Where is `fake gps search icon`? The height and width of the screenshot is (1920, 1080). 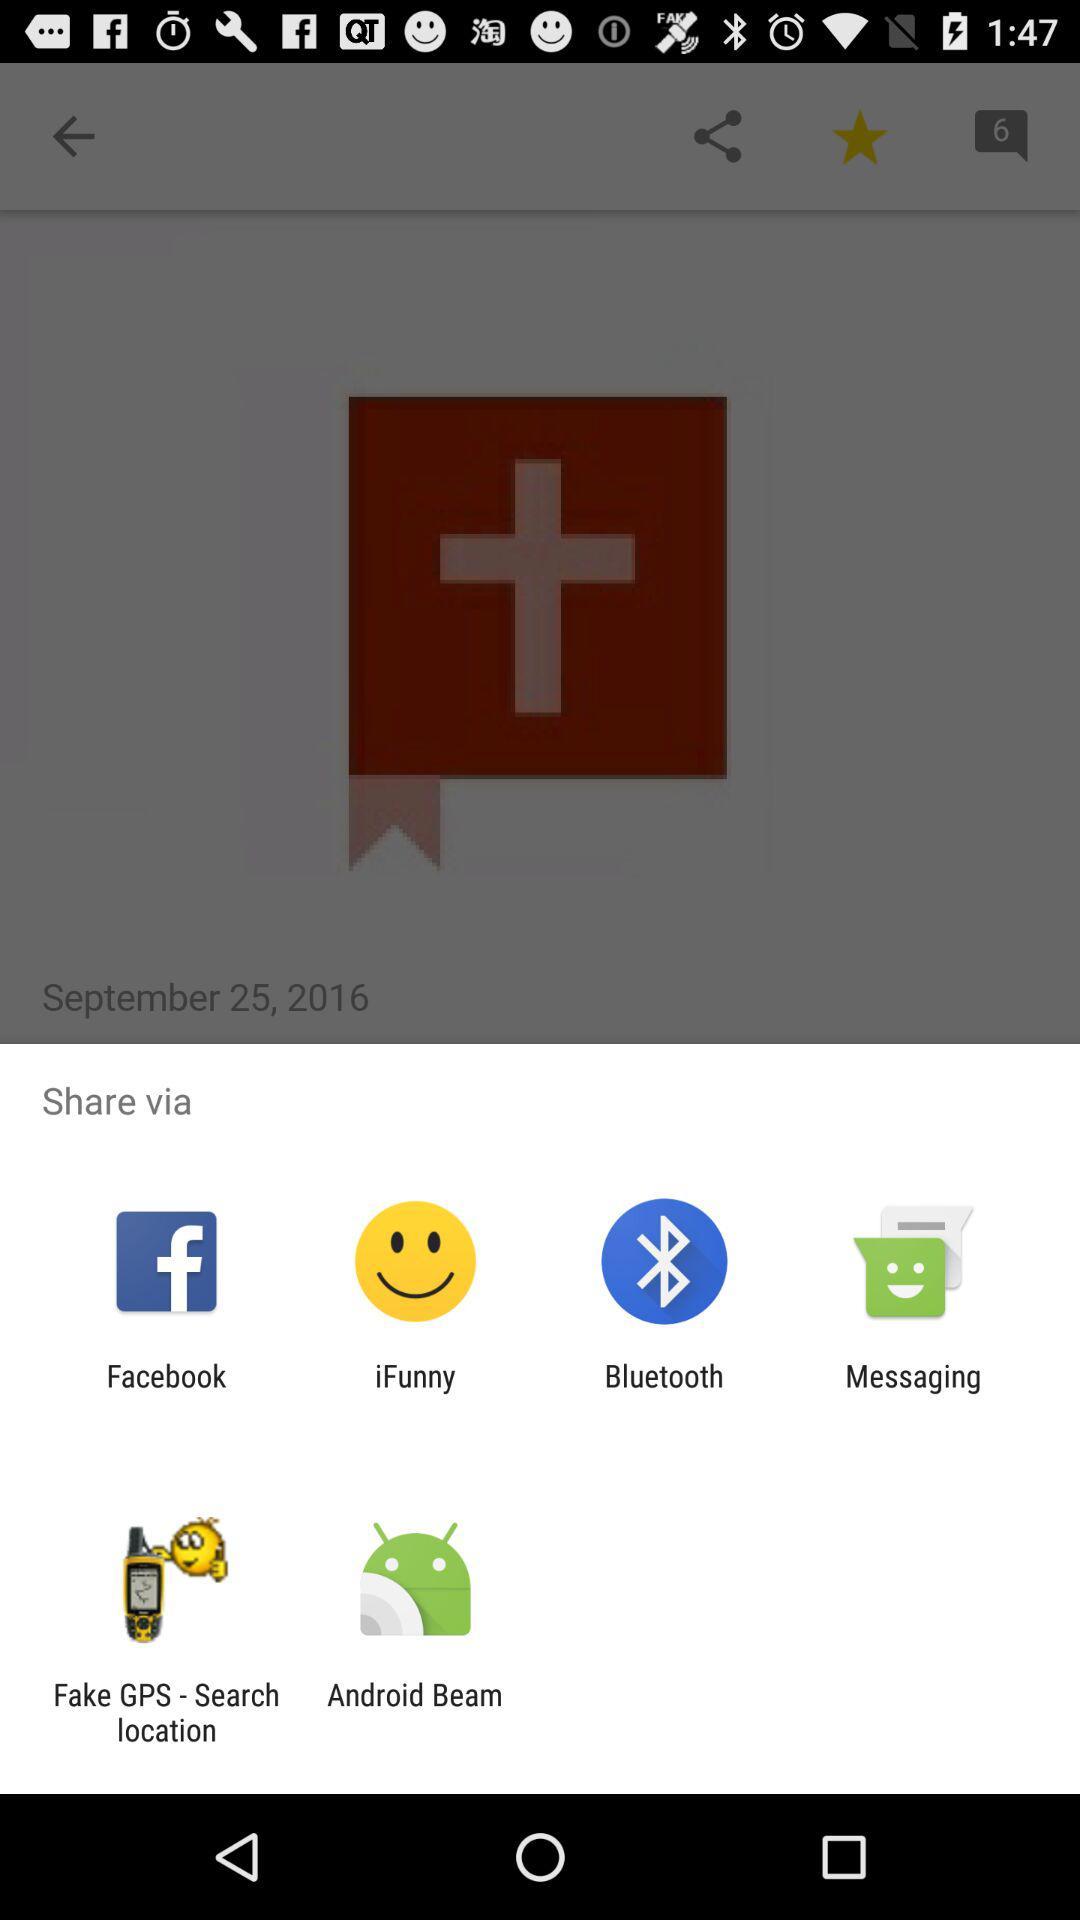
fake gps search icon is located at coordinates (165, 1711).